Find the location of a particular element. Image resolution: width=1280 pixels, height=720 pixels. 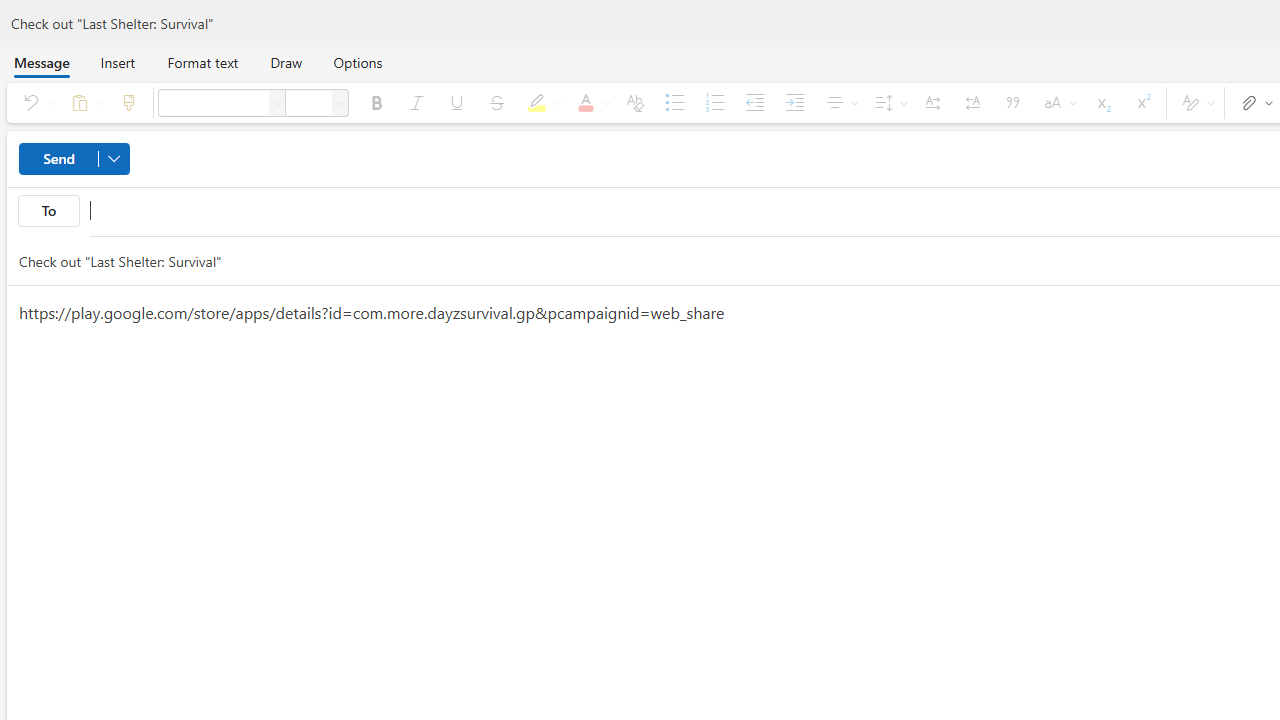

'Left-to-right' is located at coordinates (932, 102).